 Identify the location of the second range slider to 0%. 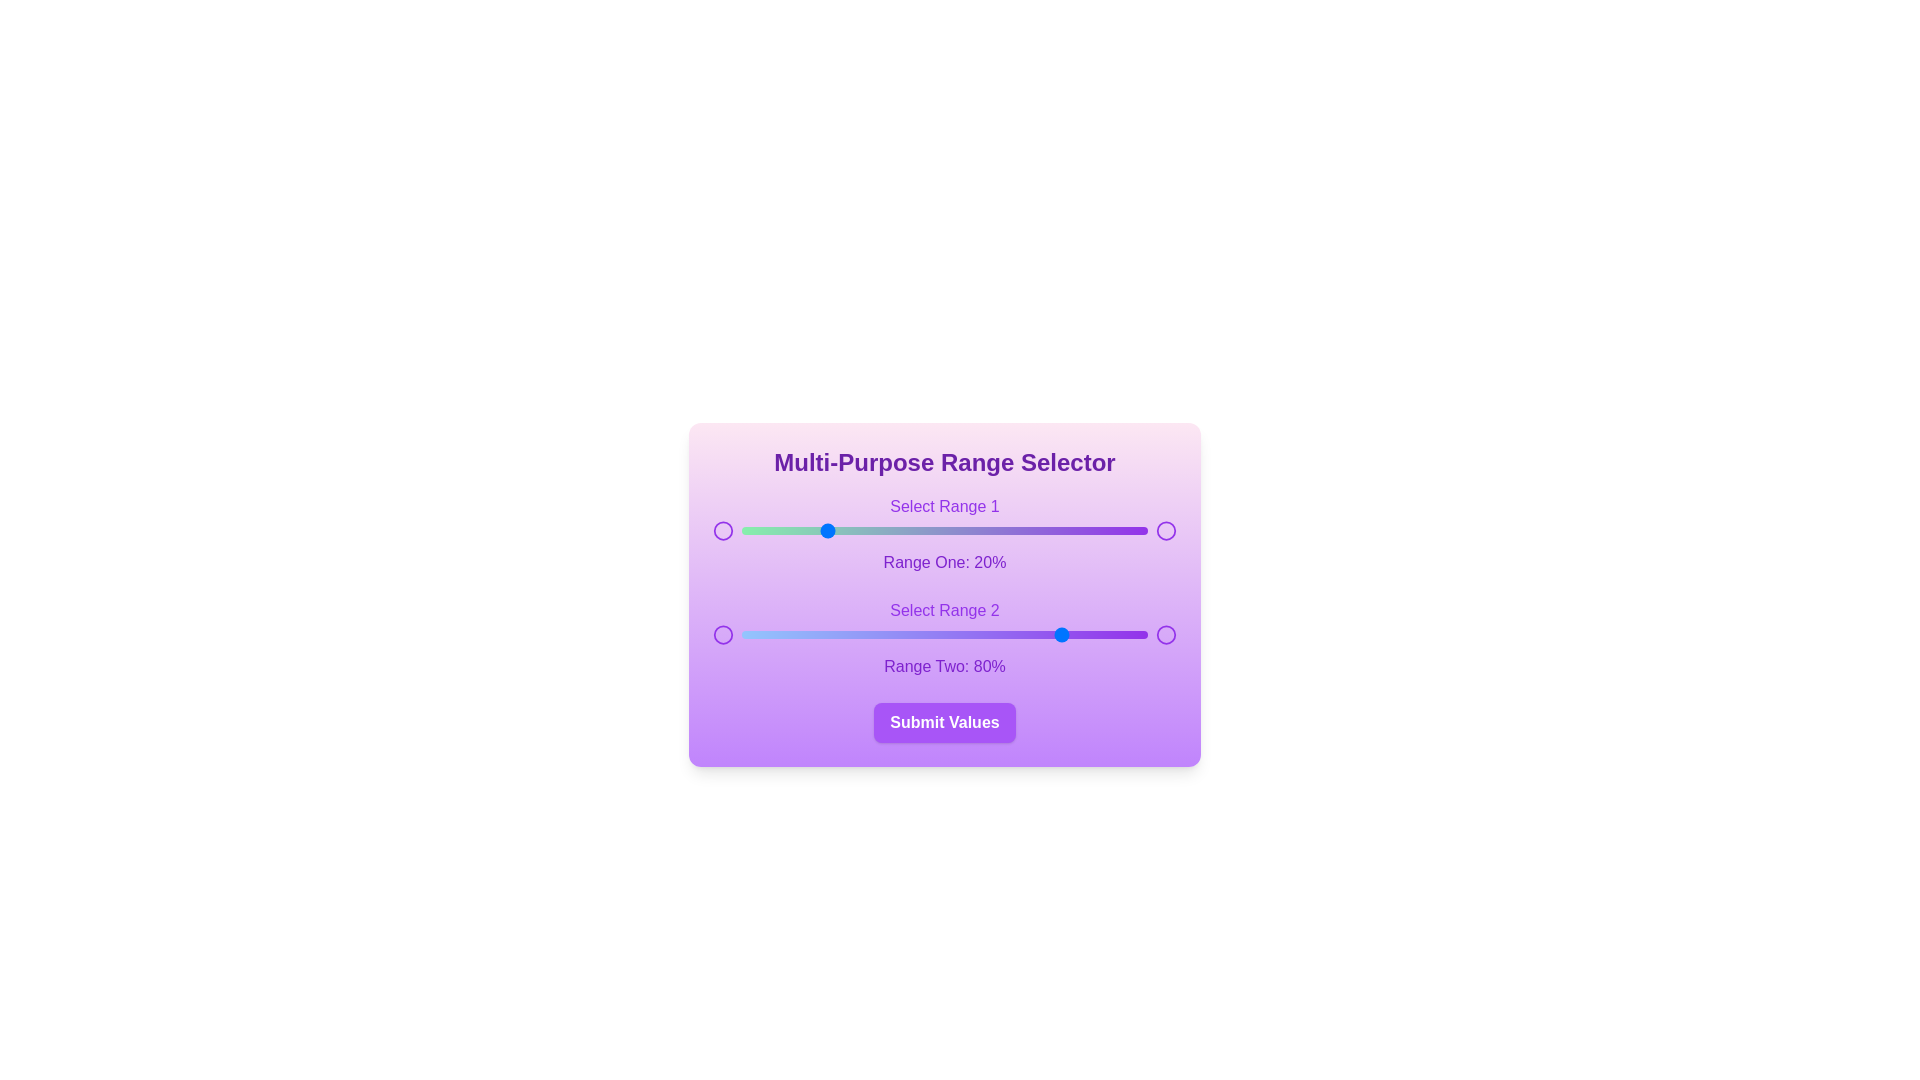
(741, 635).